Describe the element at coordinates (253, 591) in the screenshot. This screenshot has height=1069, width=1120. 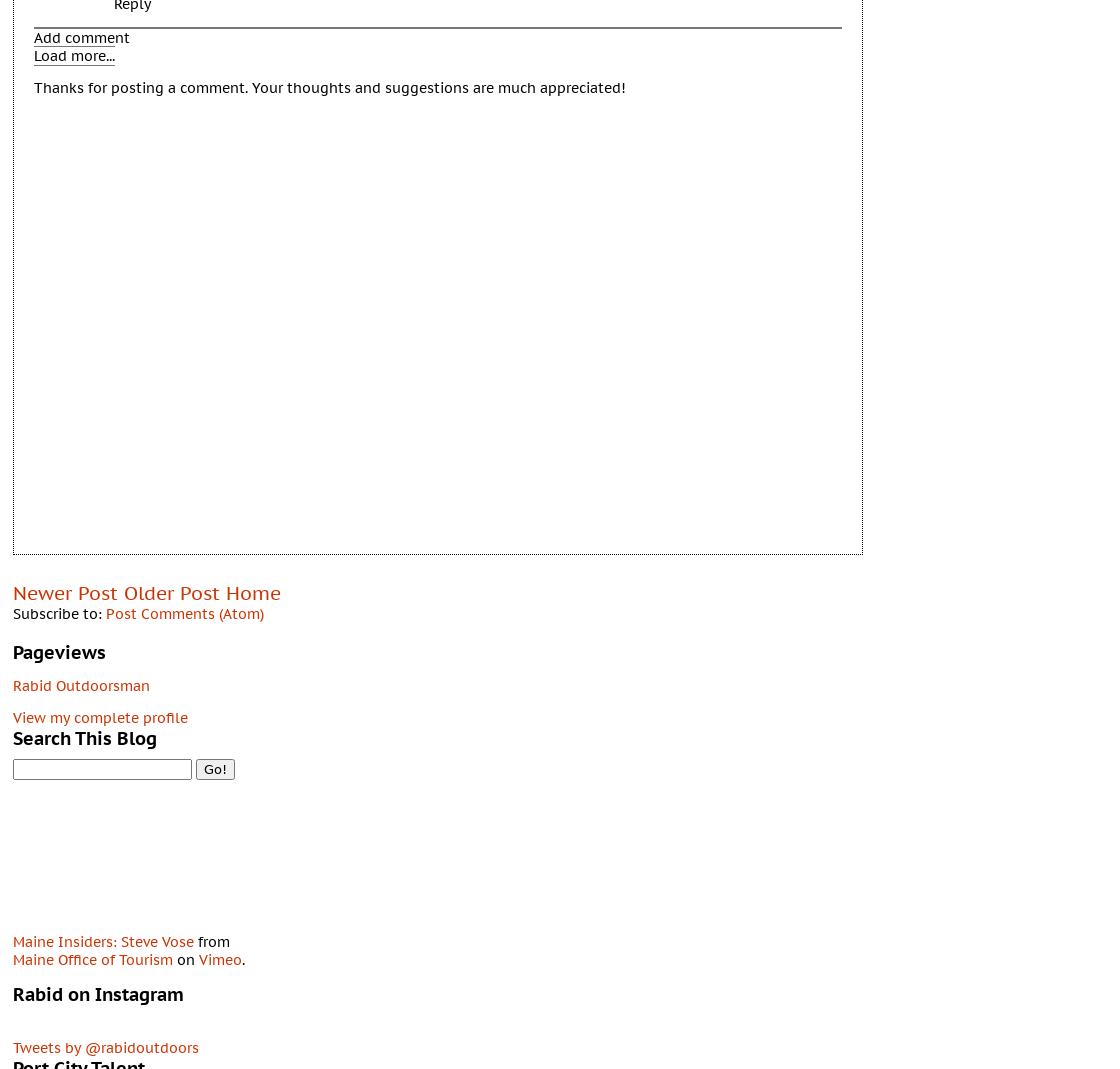
I see `'Home'` at that location.